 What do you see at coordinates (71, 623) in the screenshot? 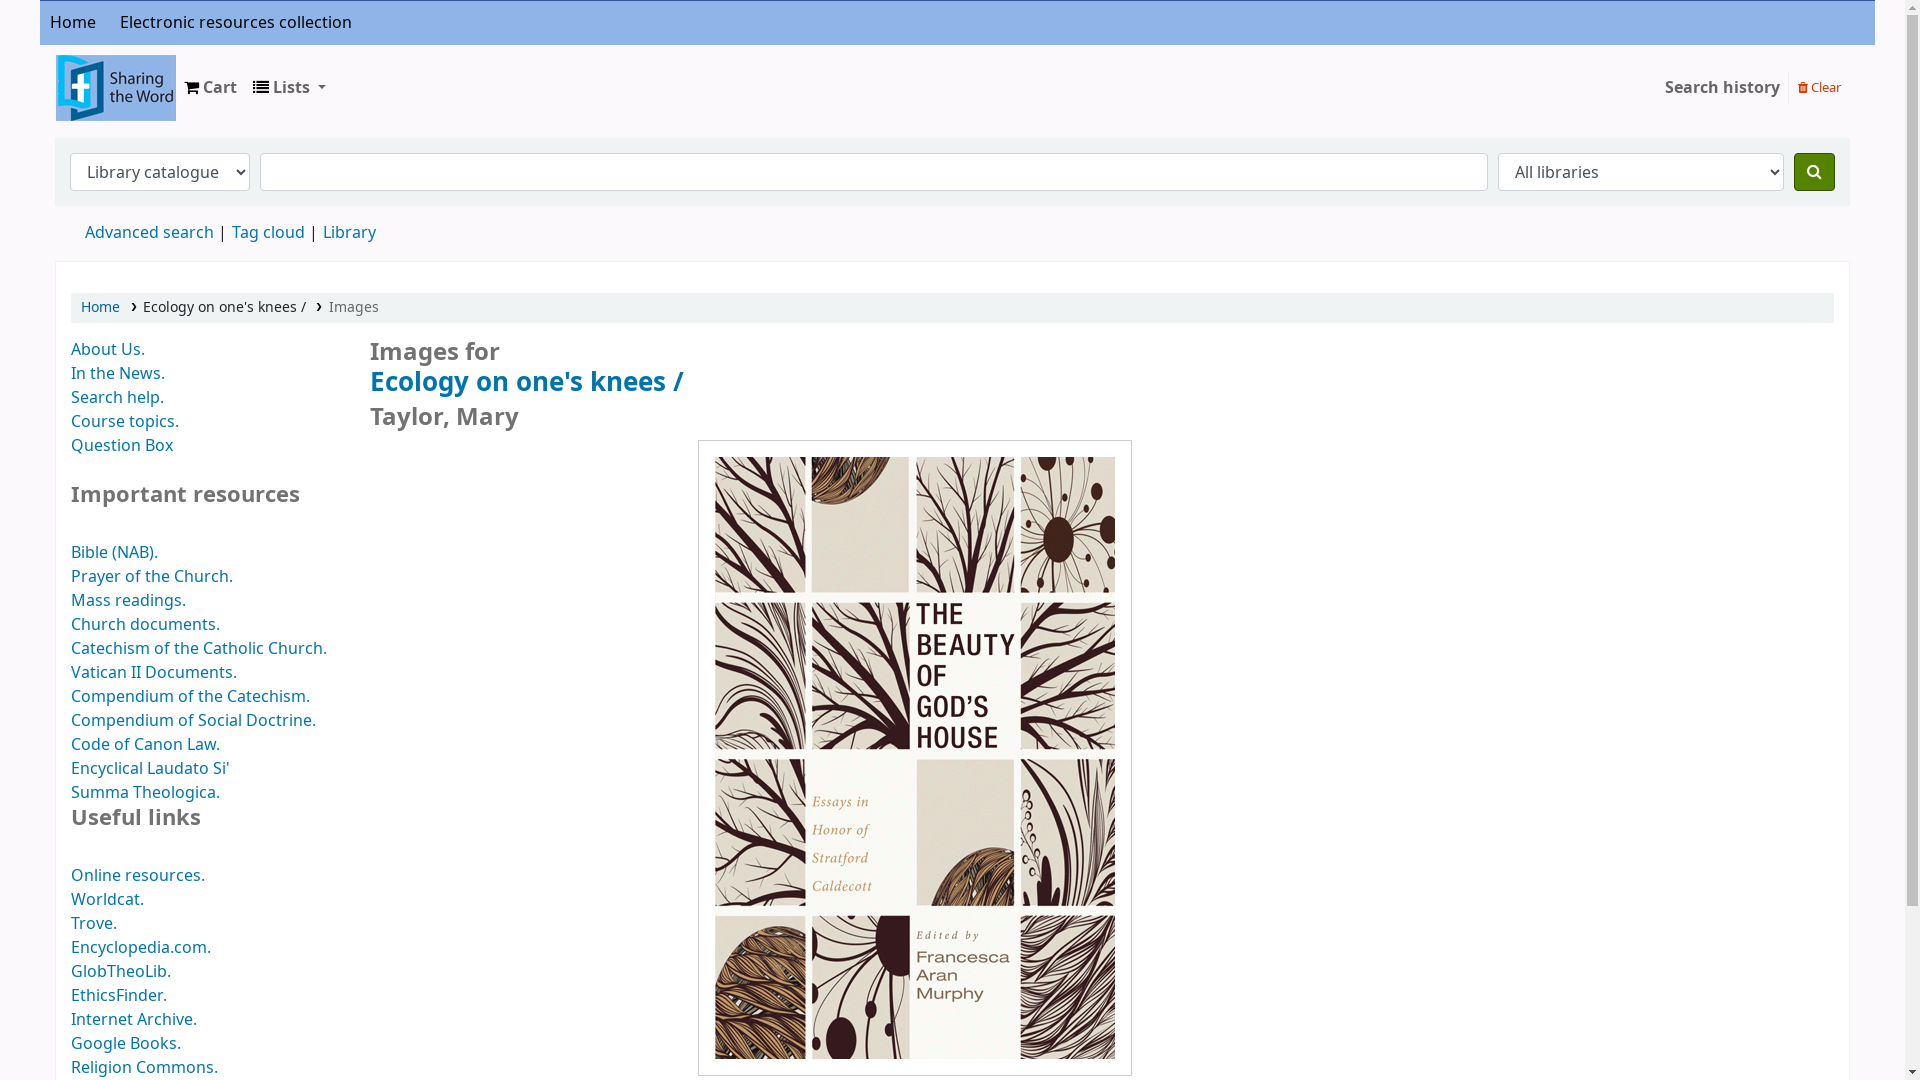
I see `'Church documents.'` at bounding box center [71, 623].